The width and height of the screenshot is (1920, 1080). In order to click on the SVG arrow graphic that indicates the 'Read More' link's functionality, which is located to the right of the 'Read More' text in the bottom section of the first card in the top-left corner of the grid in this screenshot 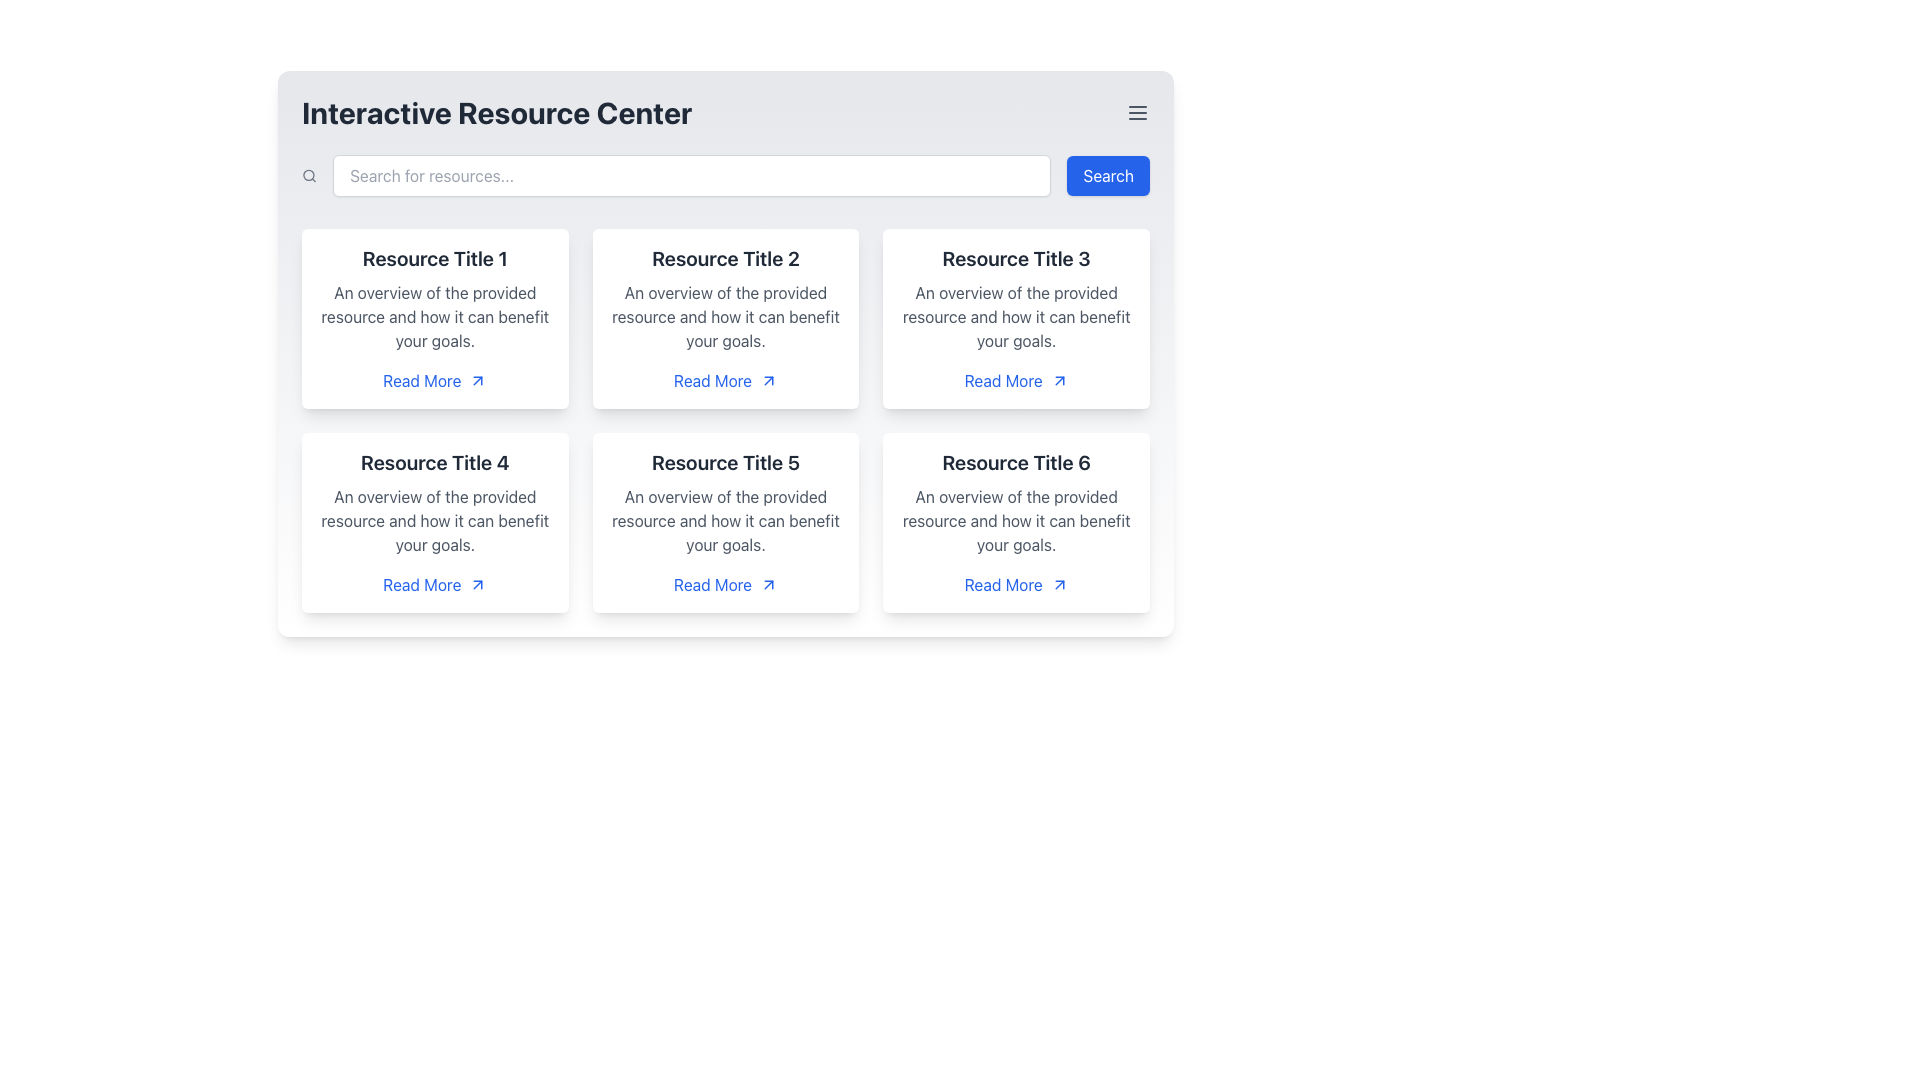, I will do `click(477, 381)`.